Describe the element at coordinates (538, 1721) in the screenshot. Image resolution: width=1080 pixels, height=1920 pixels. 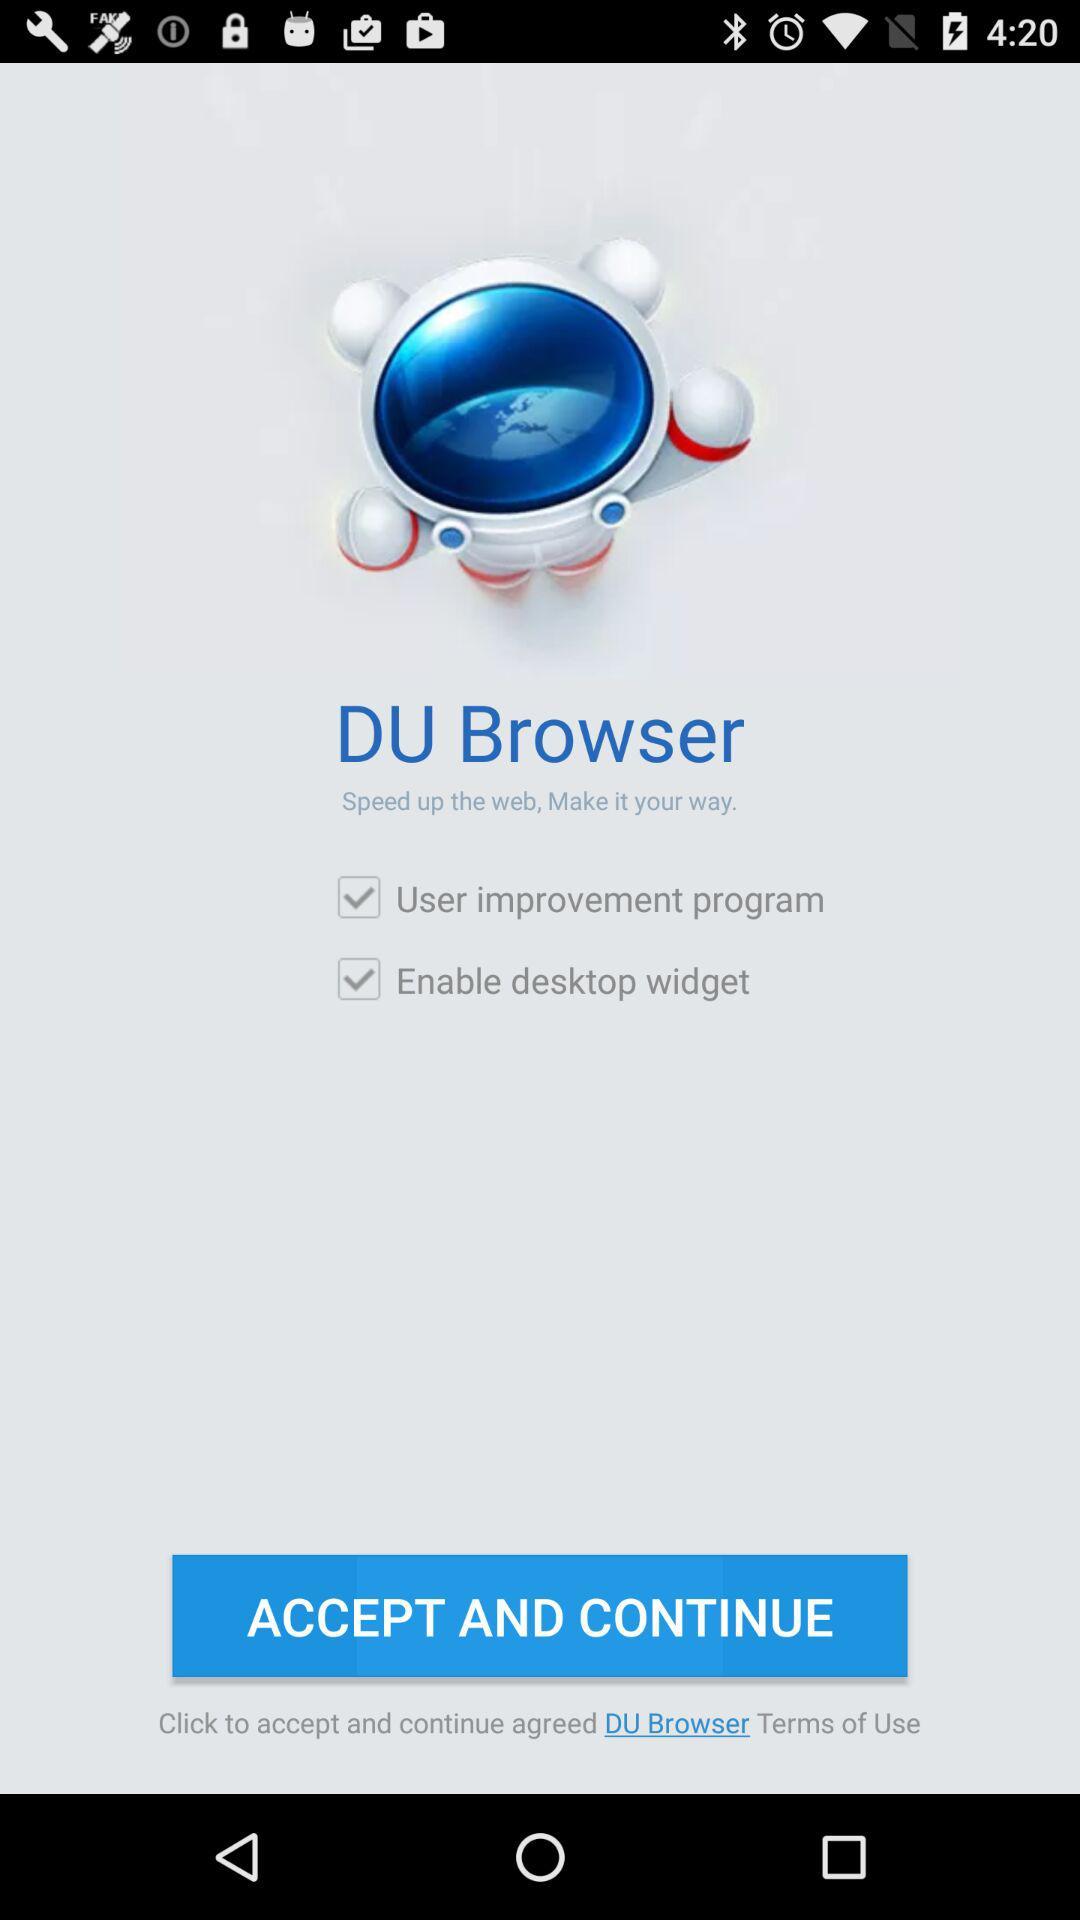
I see `the click to accept icon` at that location.